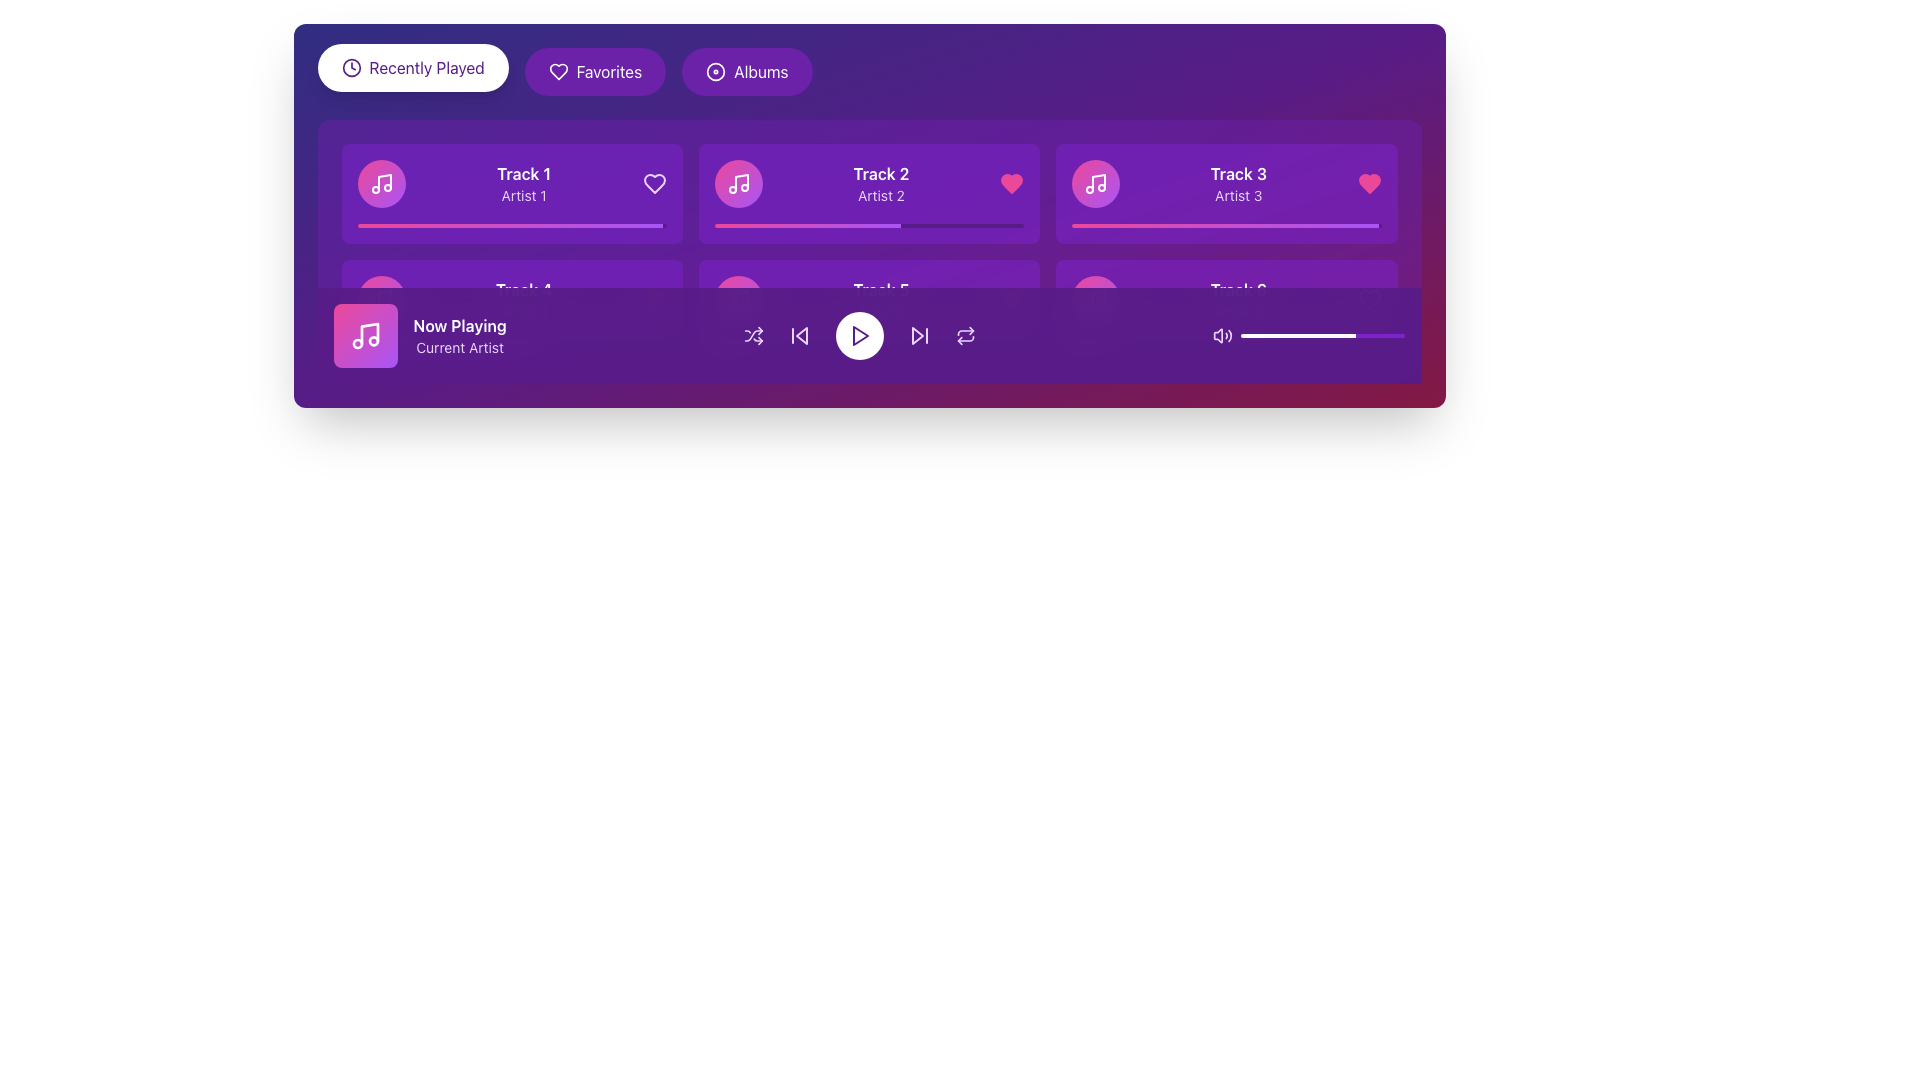 The image size is (1920, 1080). What do you see at coordinates (860, 334) in the screenshot?
I see `the music play/pause button located at the center of the music control section, which is surrounded by 'skip backward' and 'skip forward' buttons` at bounding box center [860, 334].